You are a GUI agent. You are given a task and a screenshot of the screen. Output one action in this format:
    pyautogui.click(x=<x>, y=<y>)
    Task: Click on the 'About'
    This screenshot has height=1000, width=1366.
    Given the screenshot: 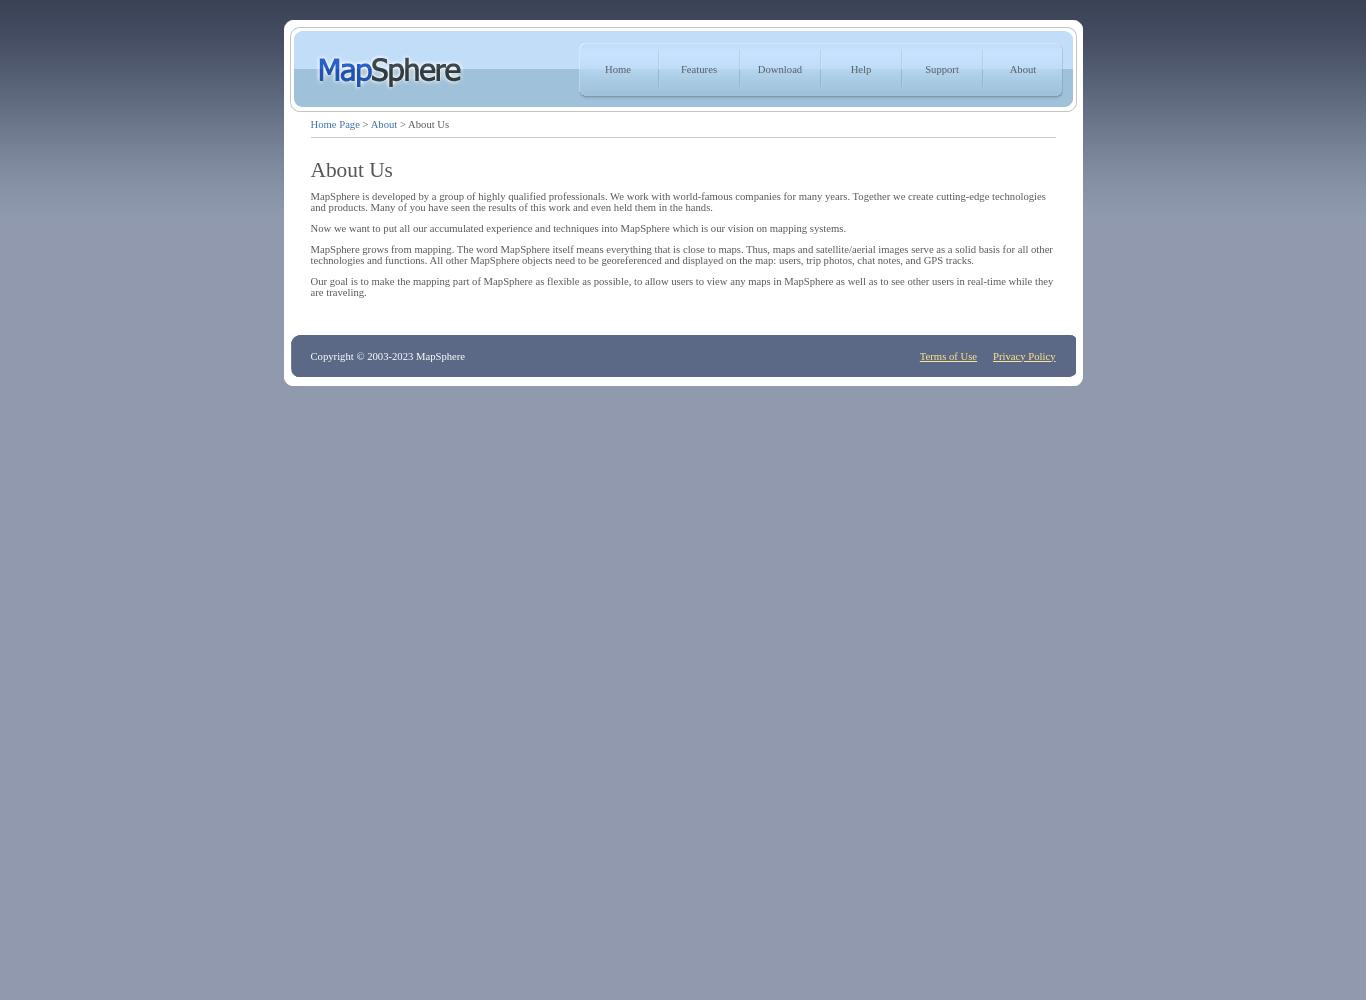 What is the action you would take?
    pyautogui.click(x=382, y=123)
    